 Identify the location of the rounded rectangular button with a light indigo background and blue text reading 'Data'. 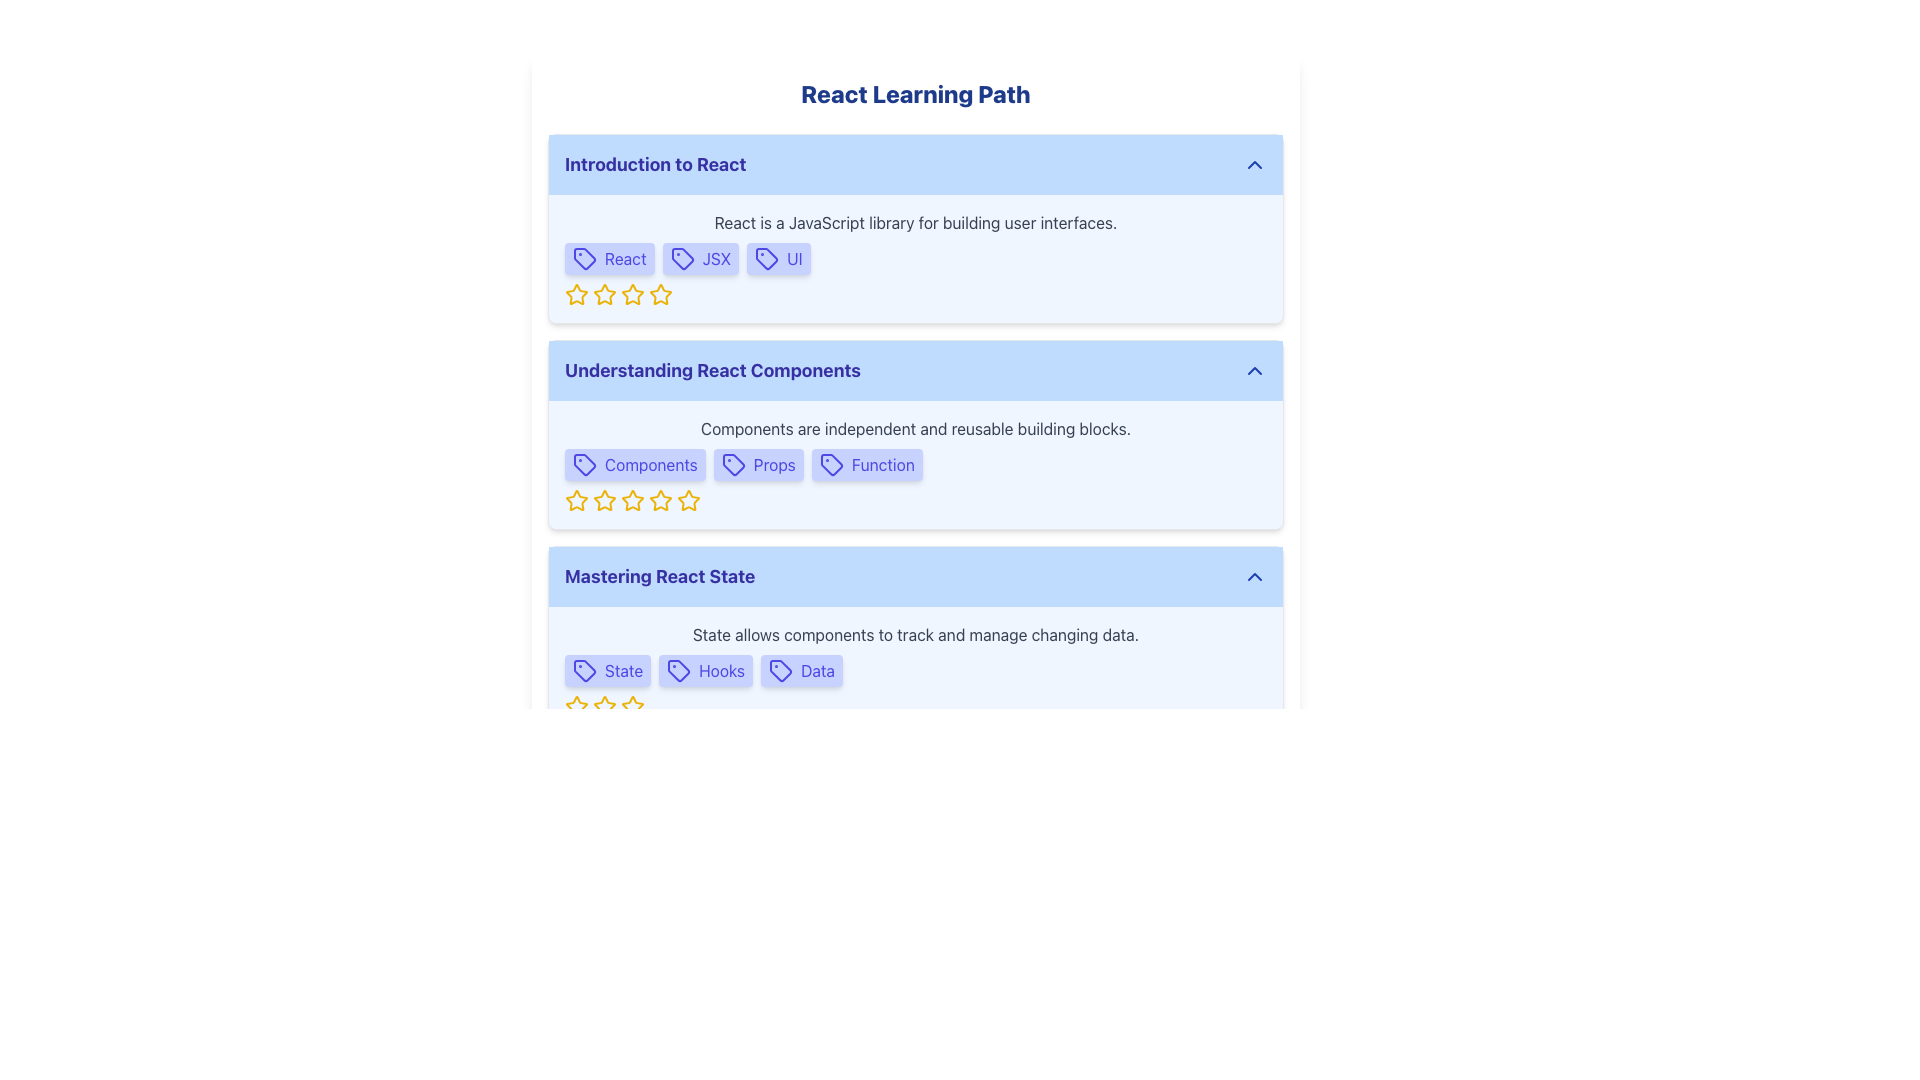
(801, 671).